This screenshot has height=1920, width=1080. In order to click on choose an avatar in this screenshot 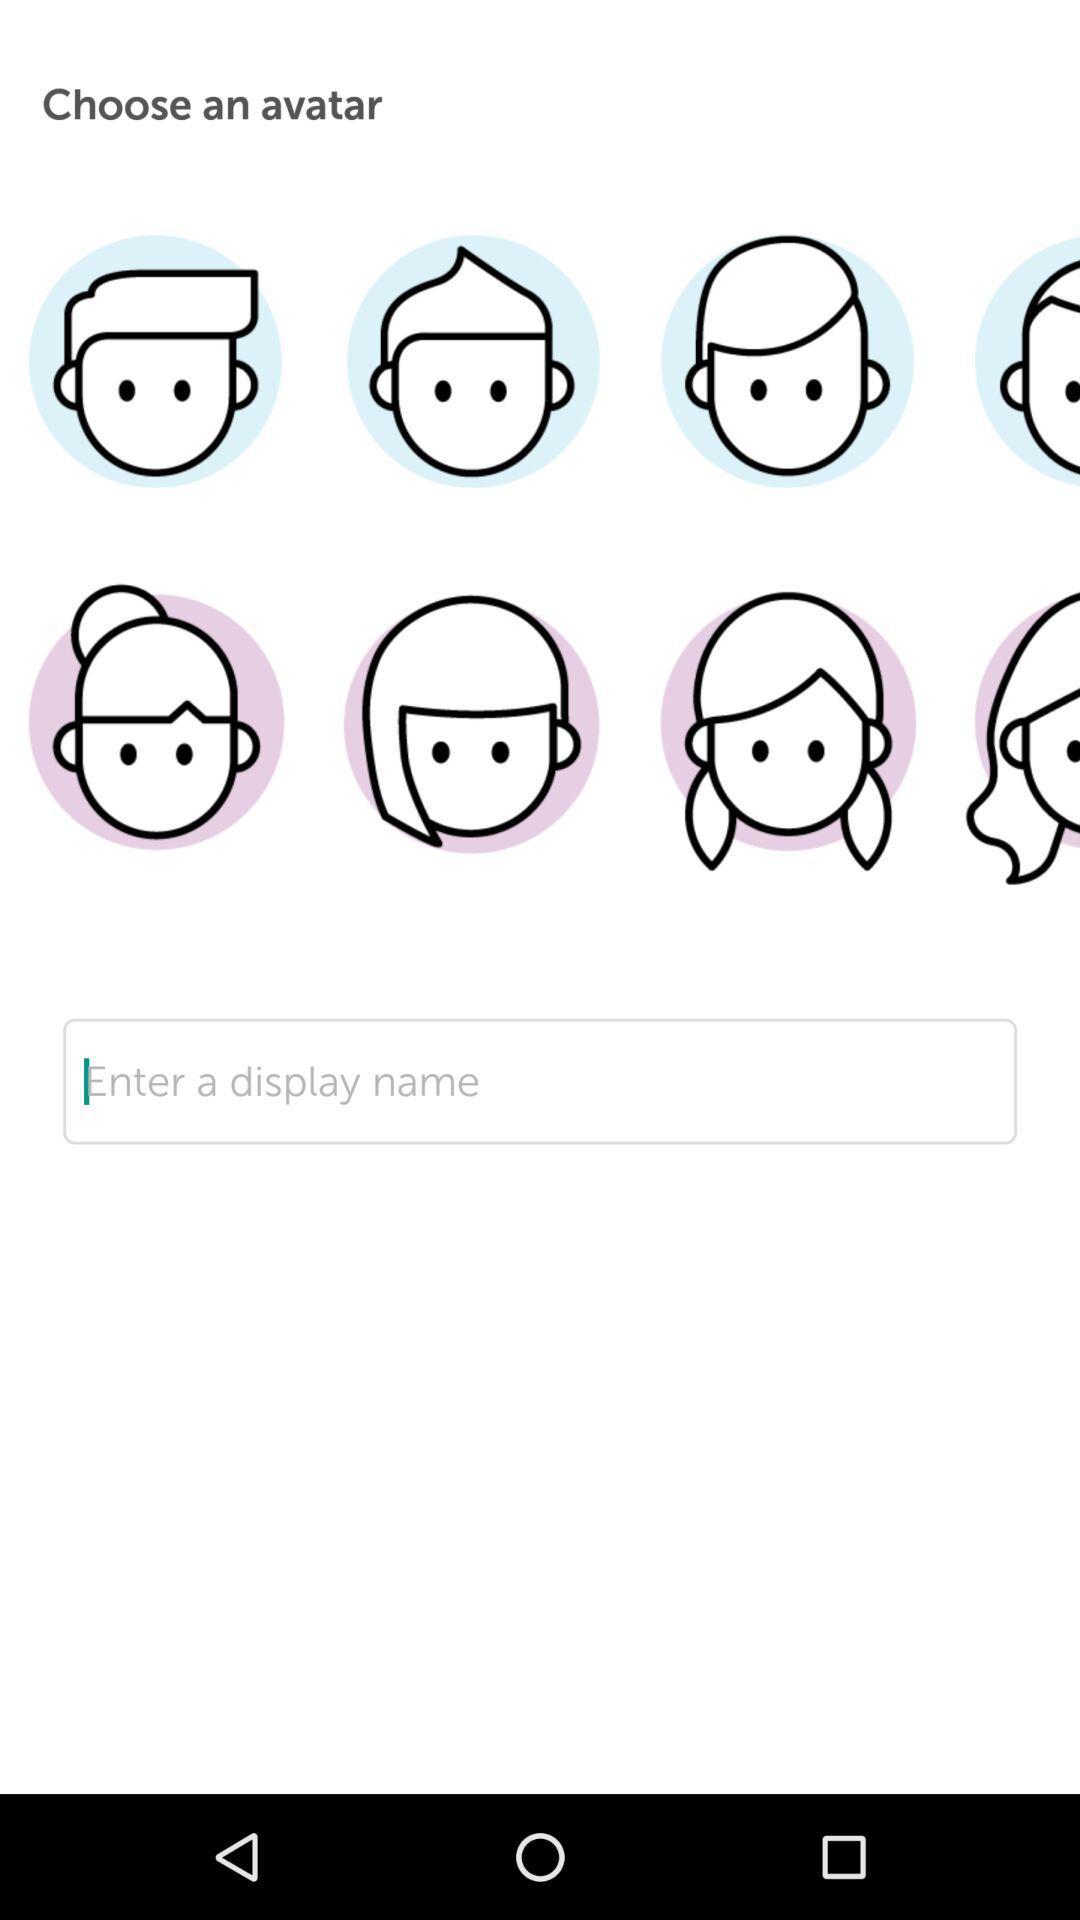, I will do `click(786, 752)`.